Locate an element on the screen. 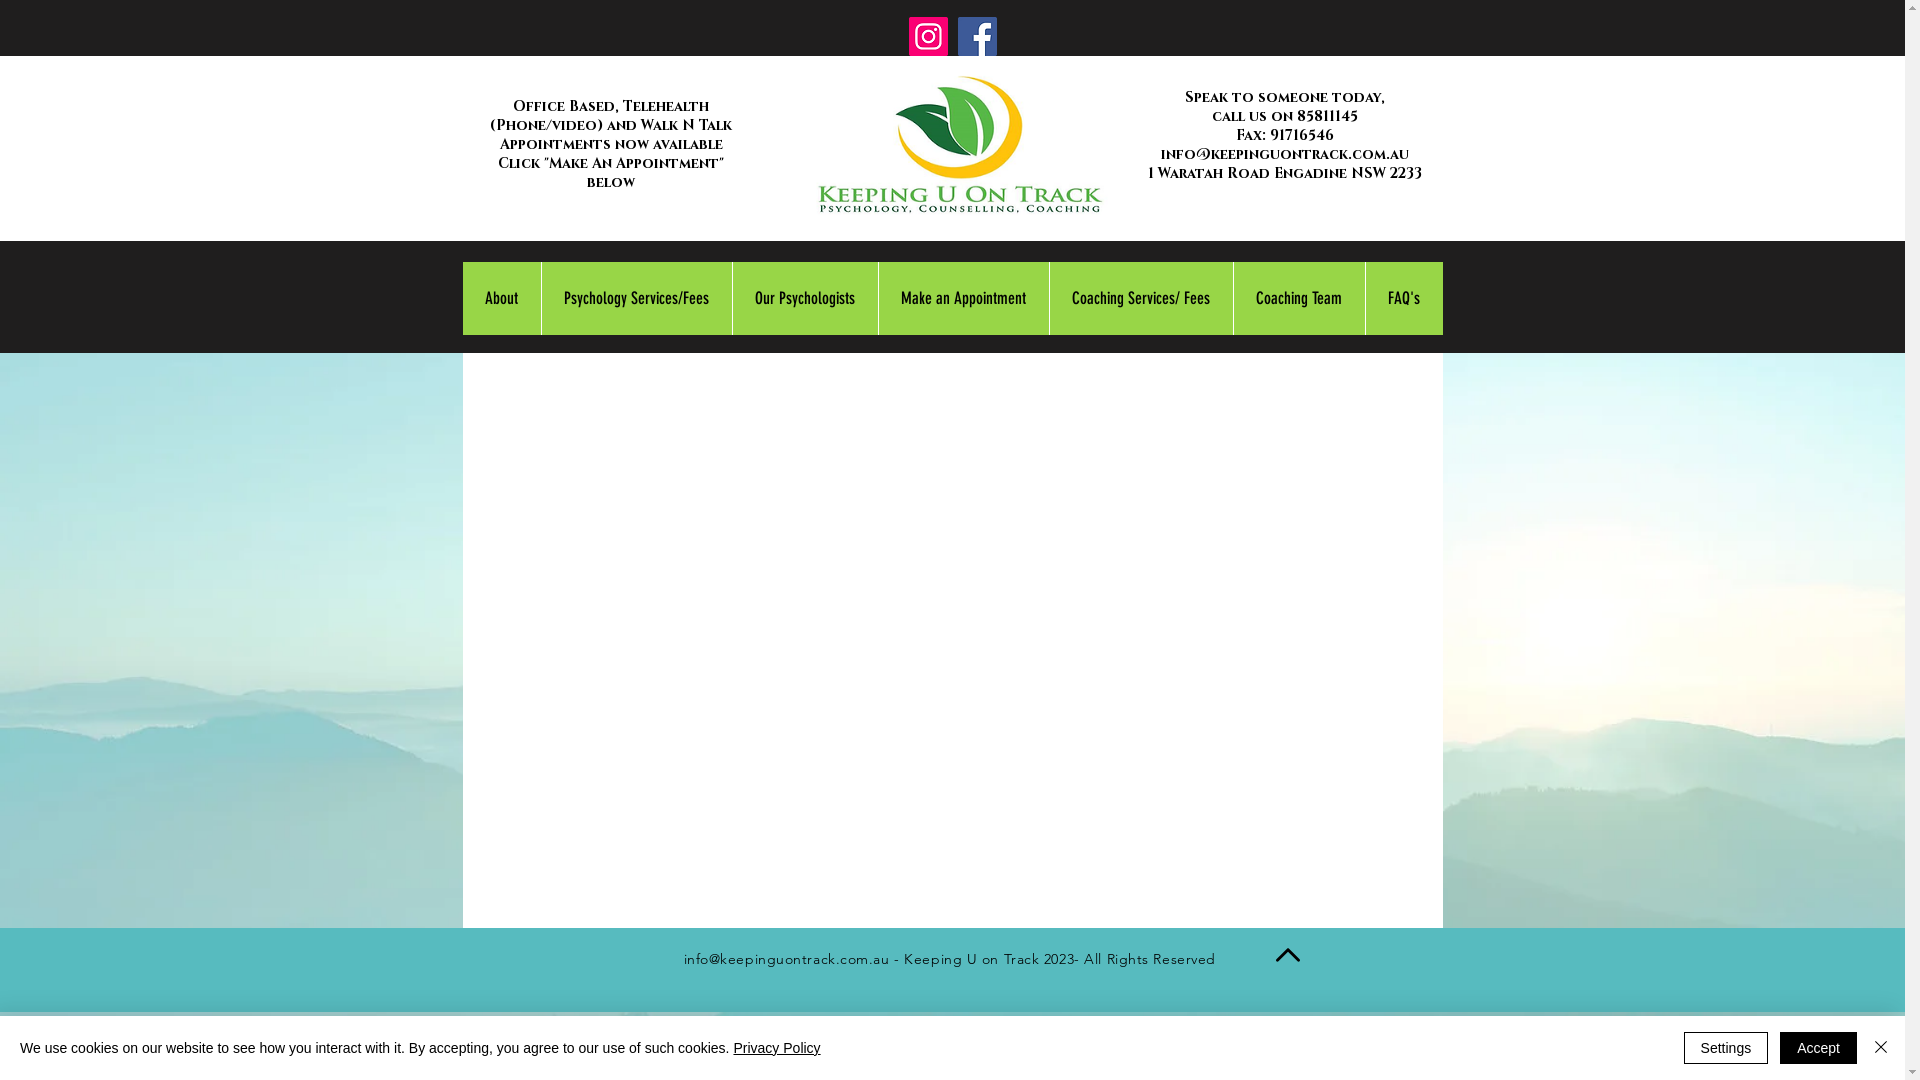 This screenshot has width=1920, height=1080. 'About' is located at coordinates (500, 298).